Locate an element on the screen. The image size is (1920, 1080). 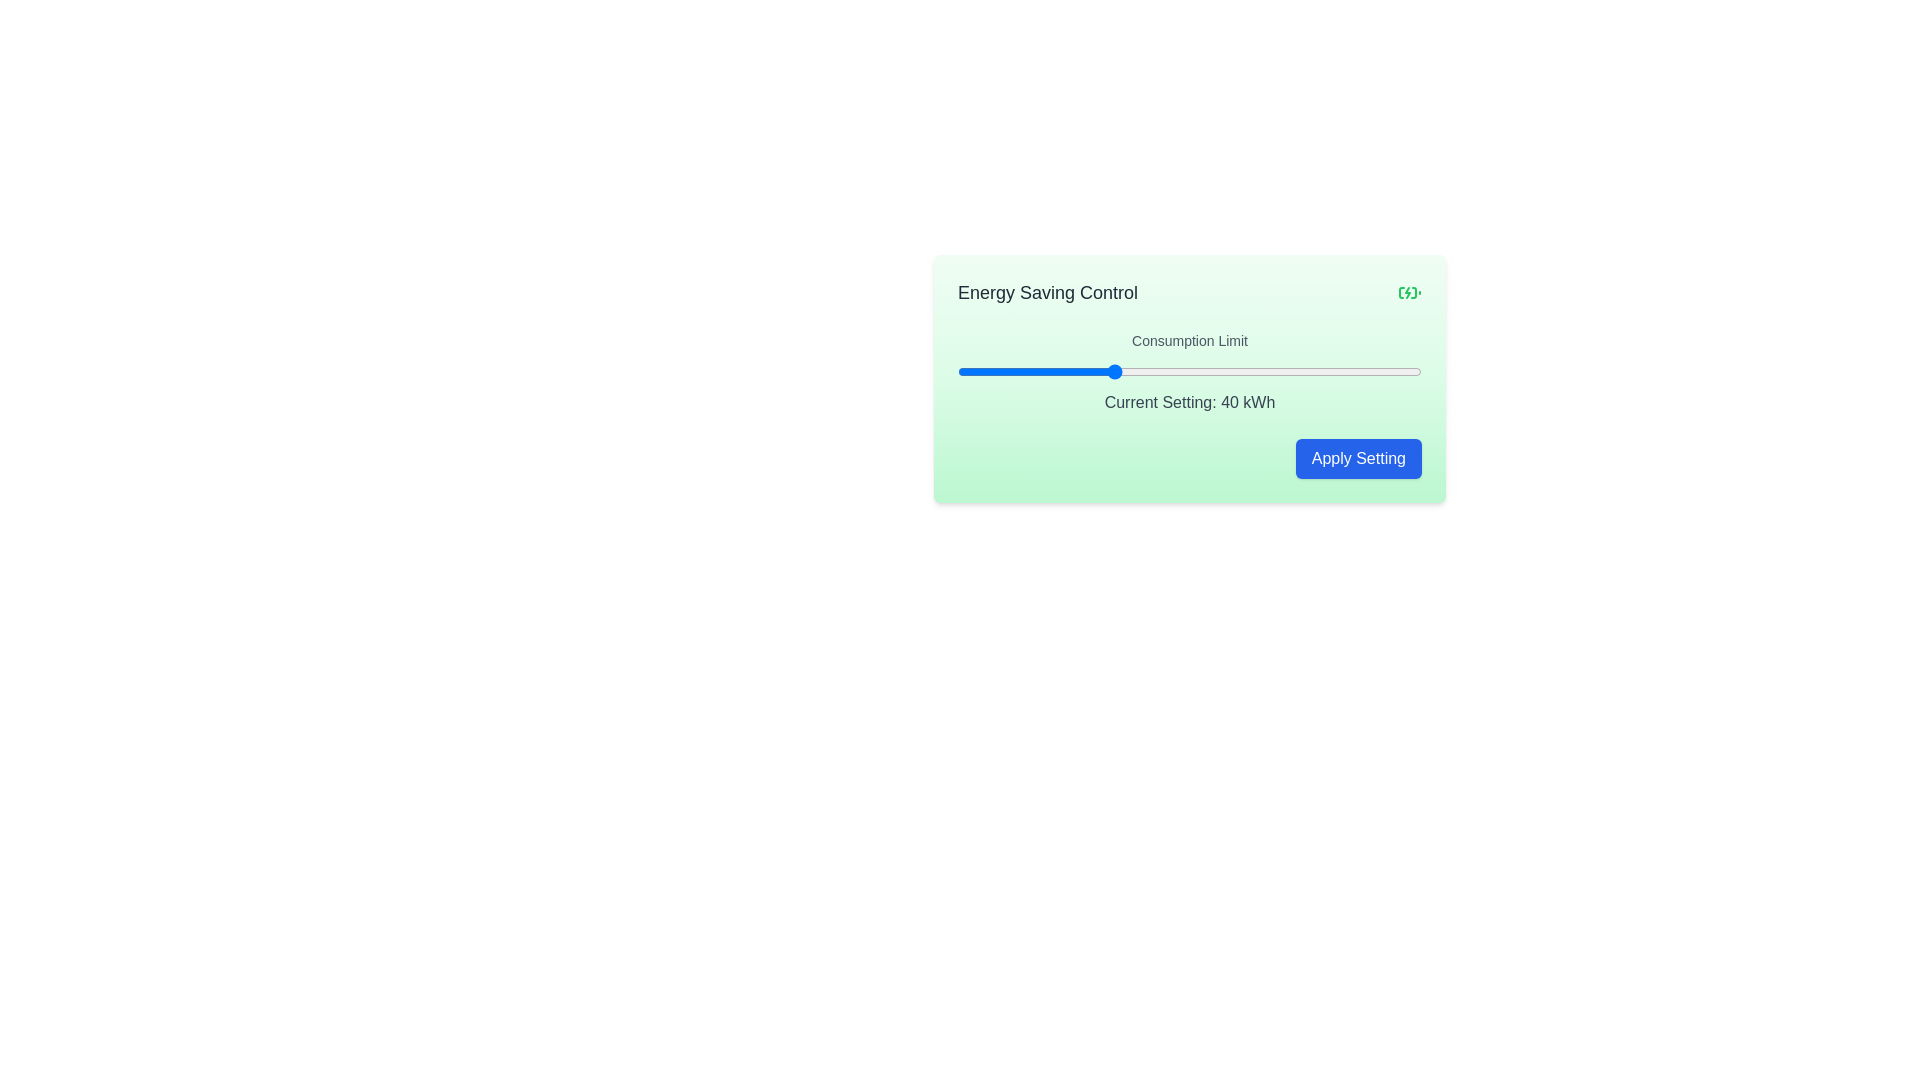
the consumption limit slider to set the value to 53 is located at coordinates (1212, 371).